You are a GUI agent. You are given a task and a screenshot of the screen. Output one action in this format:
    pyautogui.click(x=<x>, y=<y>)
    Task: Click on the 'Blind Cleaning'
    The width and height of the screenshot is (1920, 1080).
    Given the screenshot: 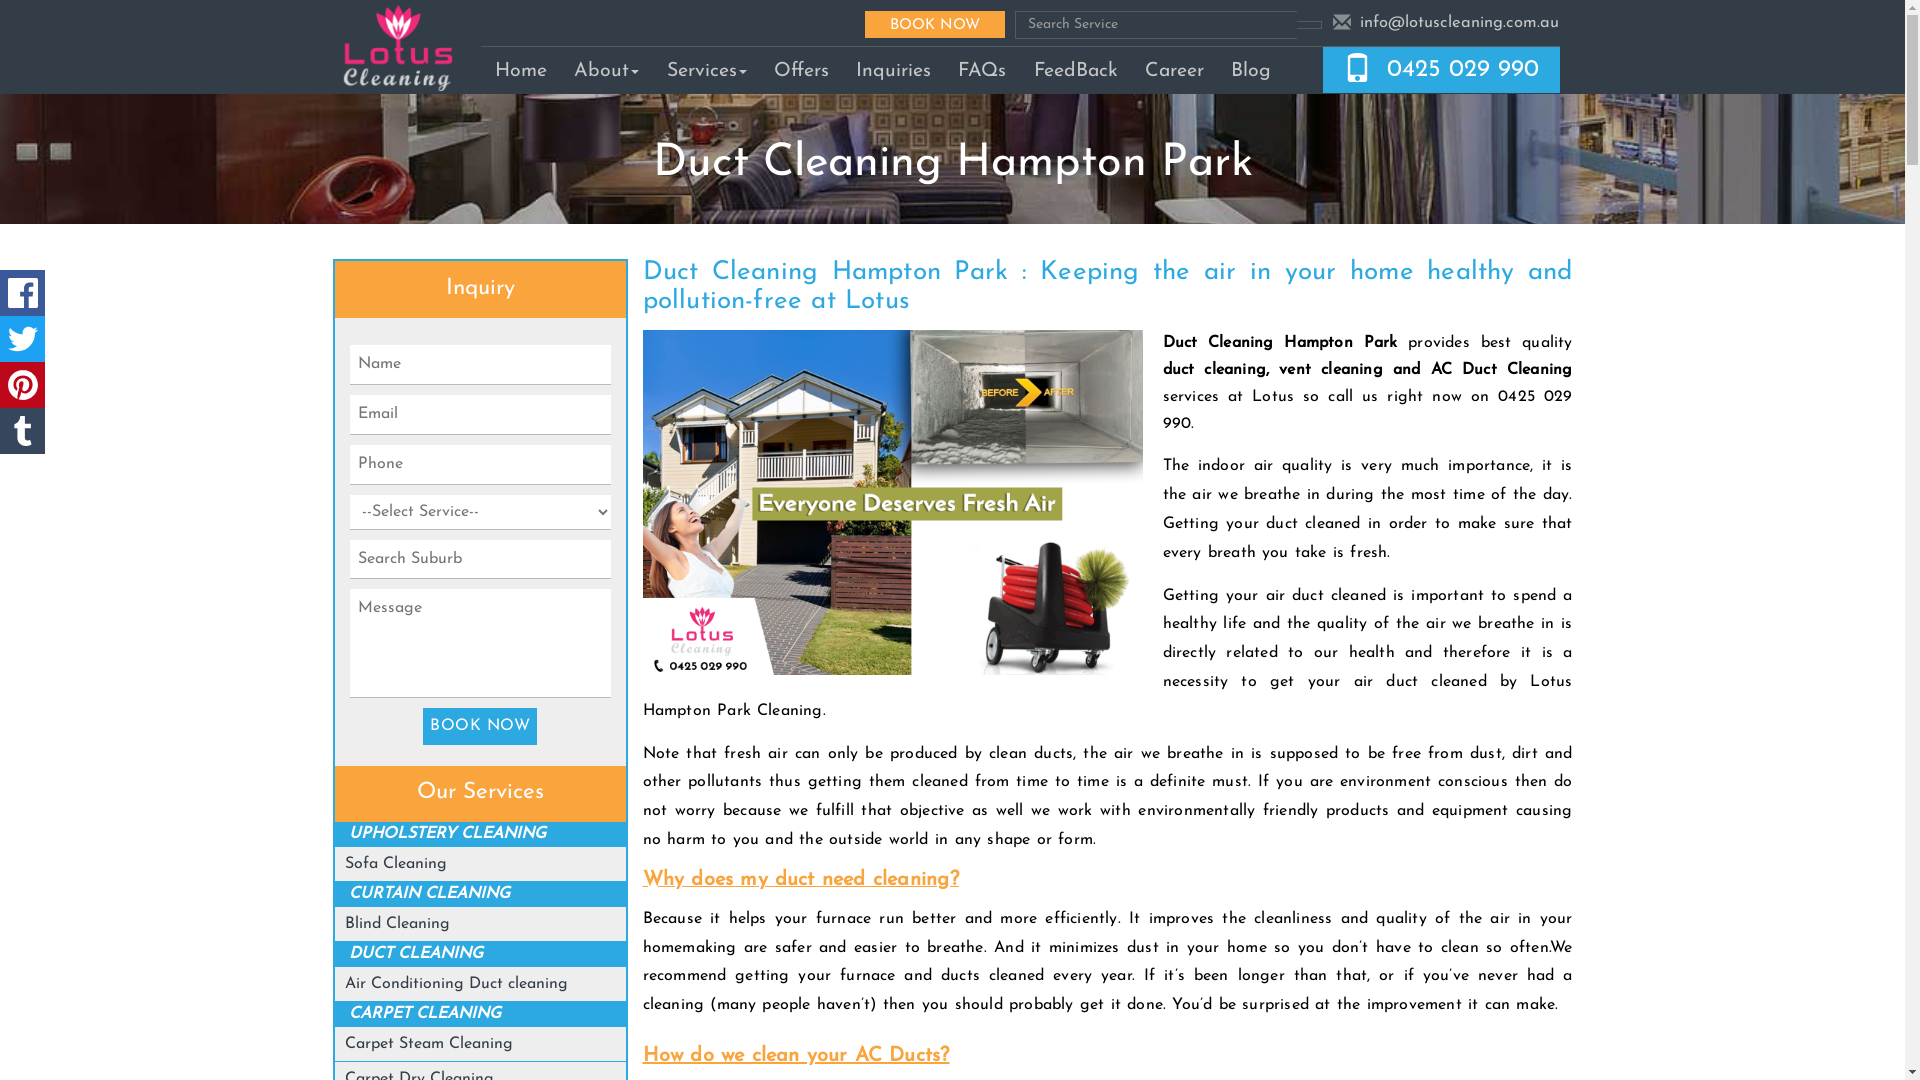 What is the action you would take?
    pyautogui.click(x=397, y=924)
    